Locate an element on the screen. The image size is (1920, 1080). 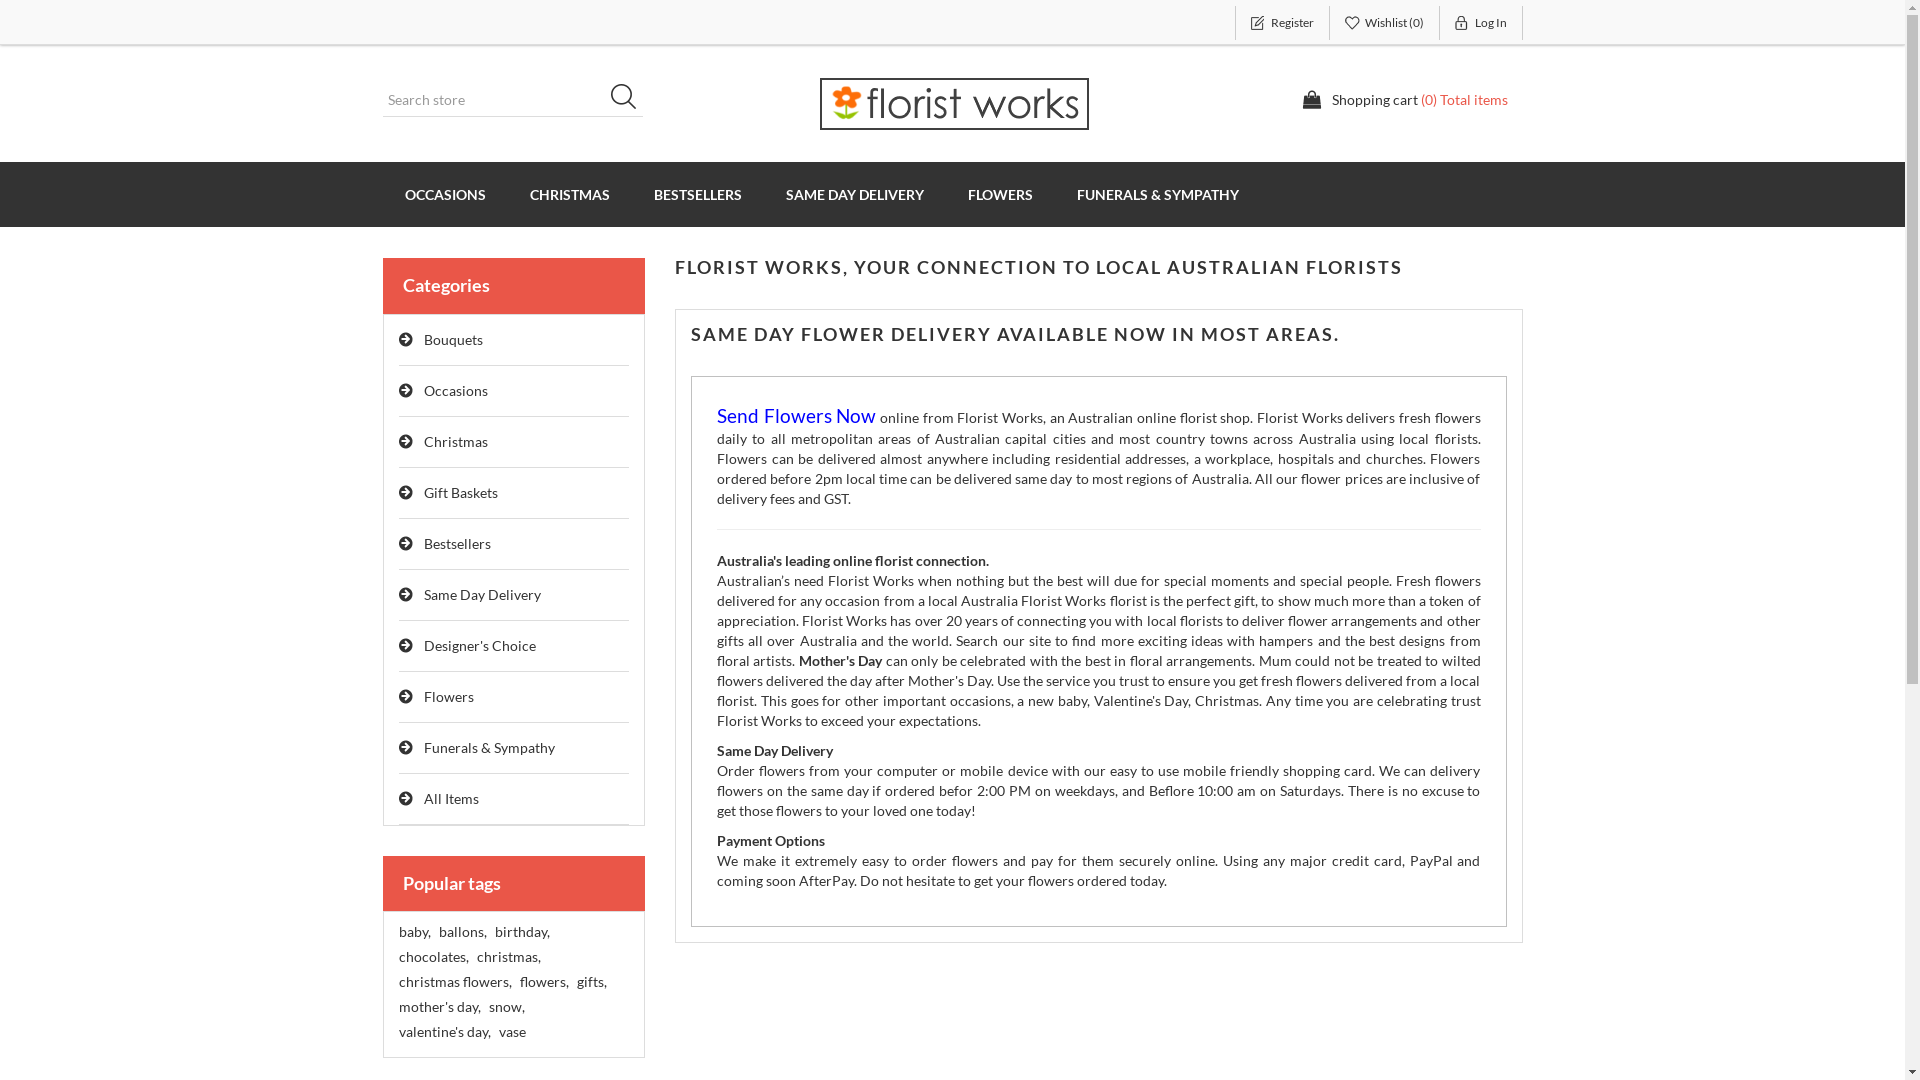
'Gift Baskets' is located at coordinates (513, 493).